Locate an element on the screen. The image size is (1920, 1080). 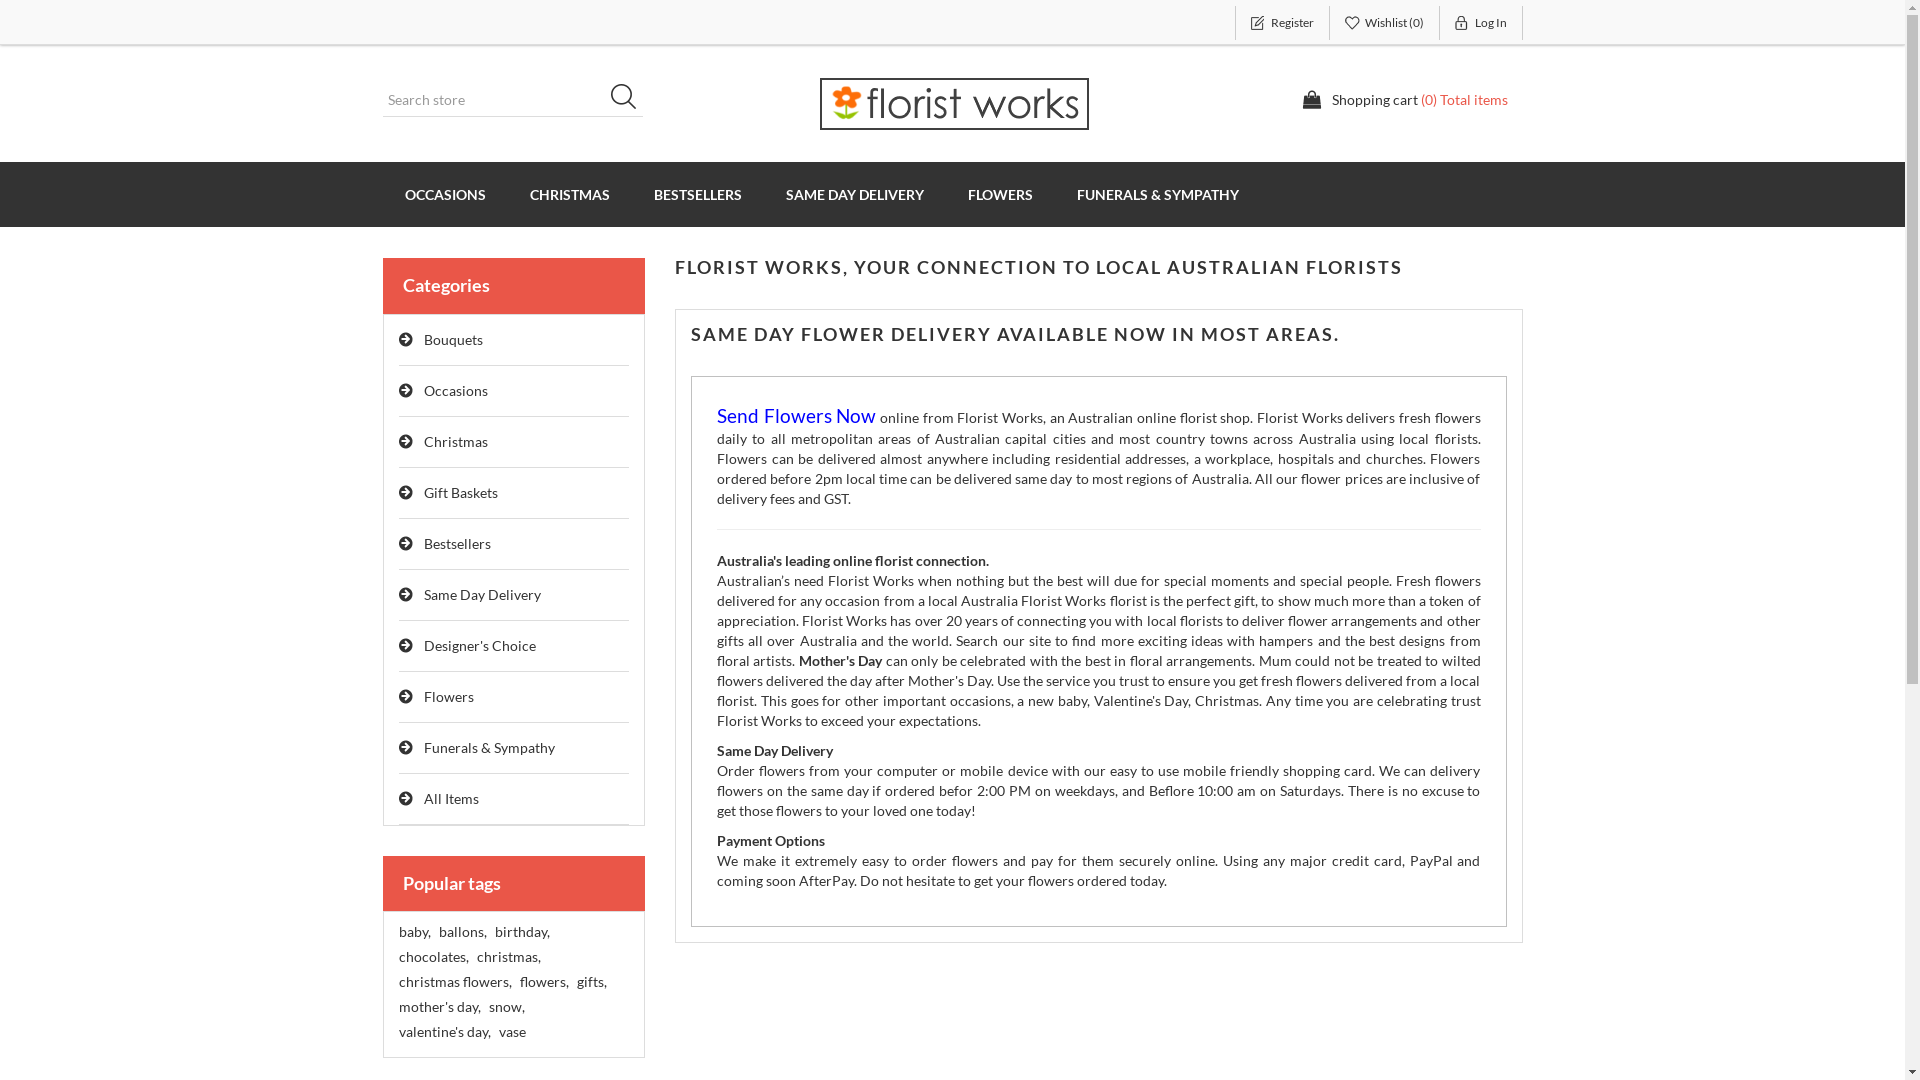
'Gift Baskets' is located at coordinates (513, 493).